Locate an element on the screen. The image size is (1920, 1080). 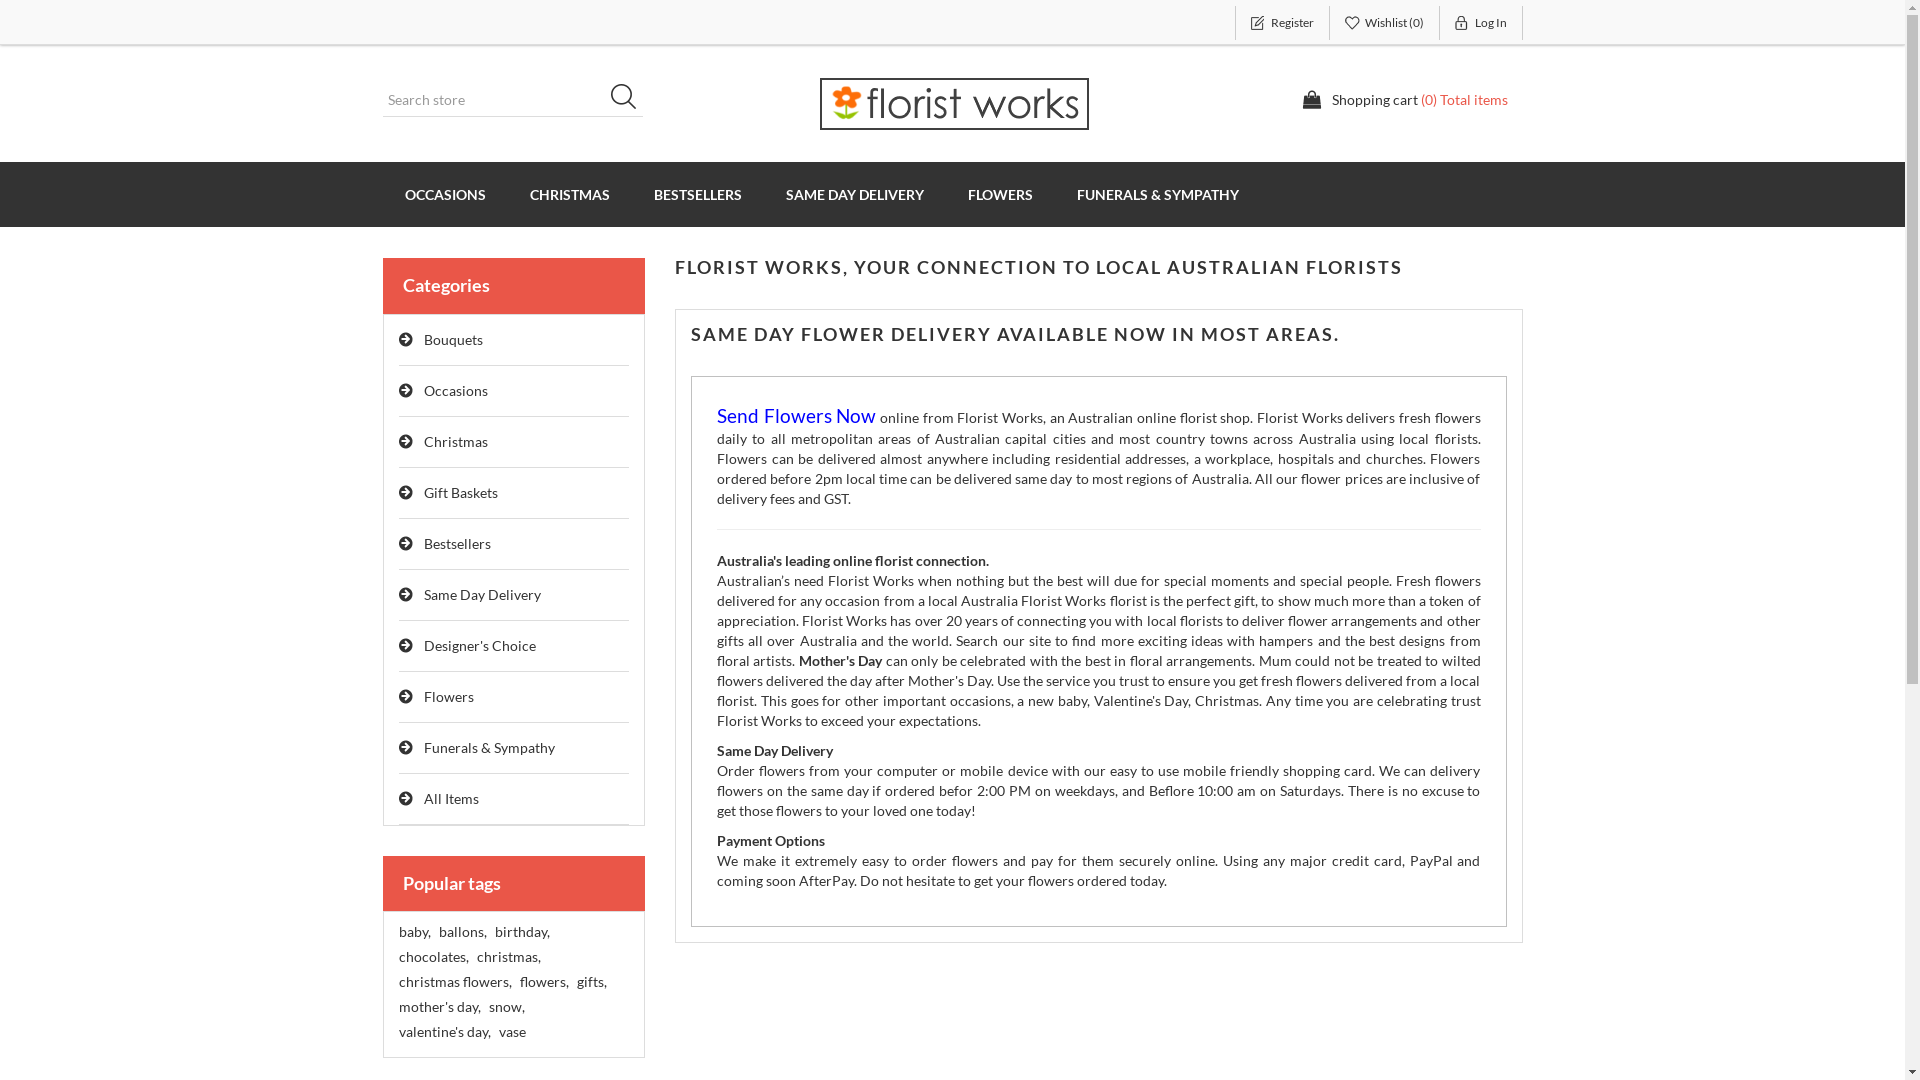
'Gift Baskets' is located at coordinates (513, 493).